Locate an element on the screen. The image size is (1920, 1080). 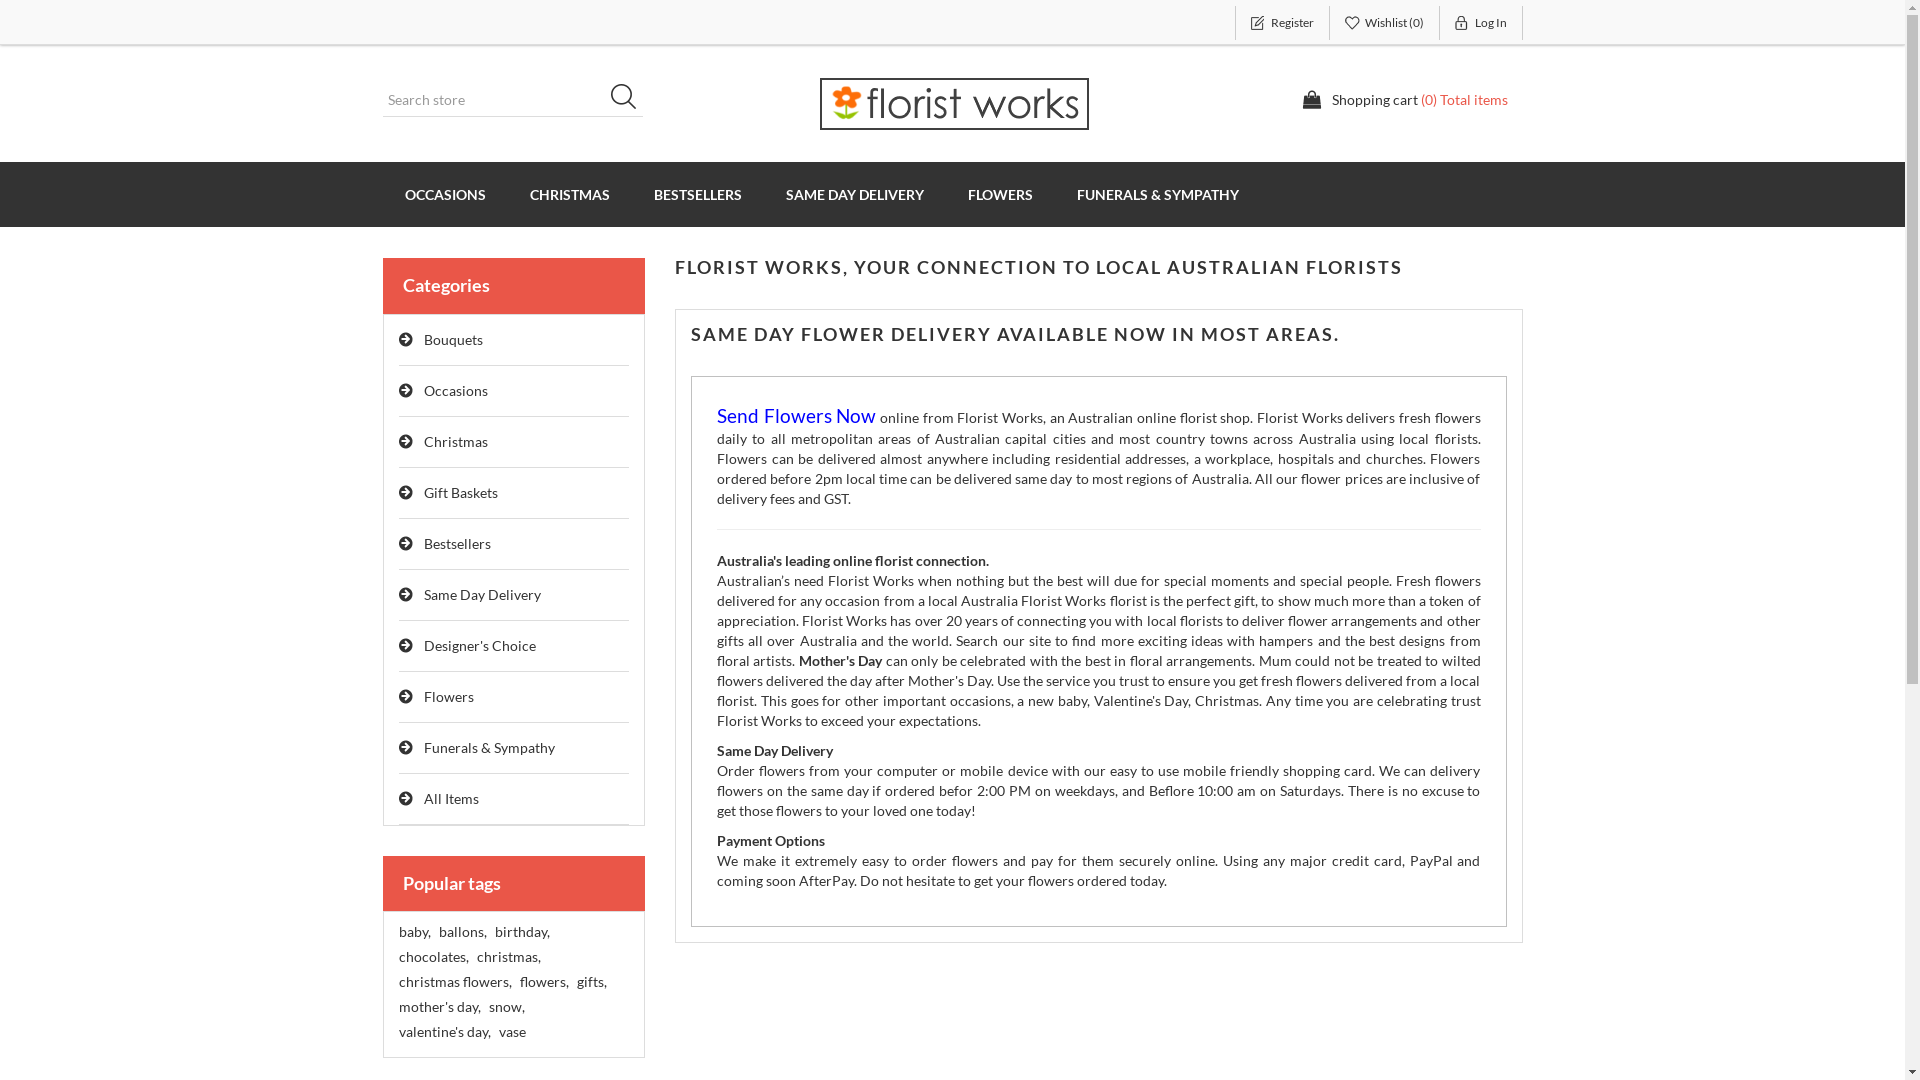
'Gift Baskets' is located at coordinates (513, 493).